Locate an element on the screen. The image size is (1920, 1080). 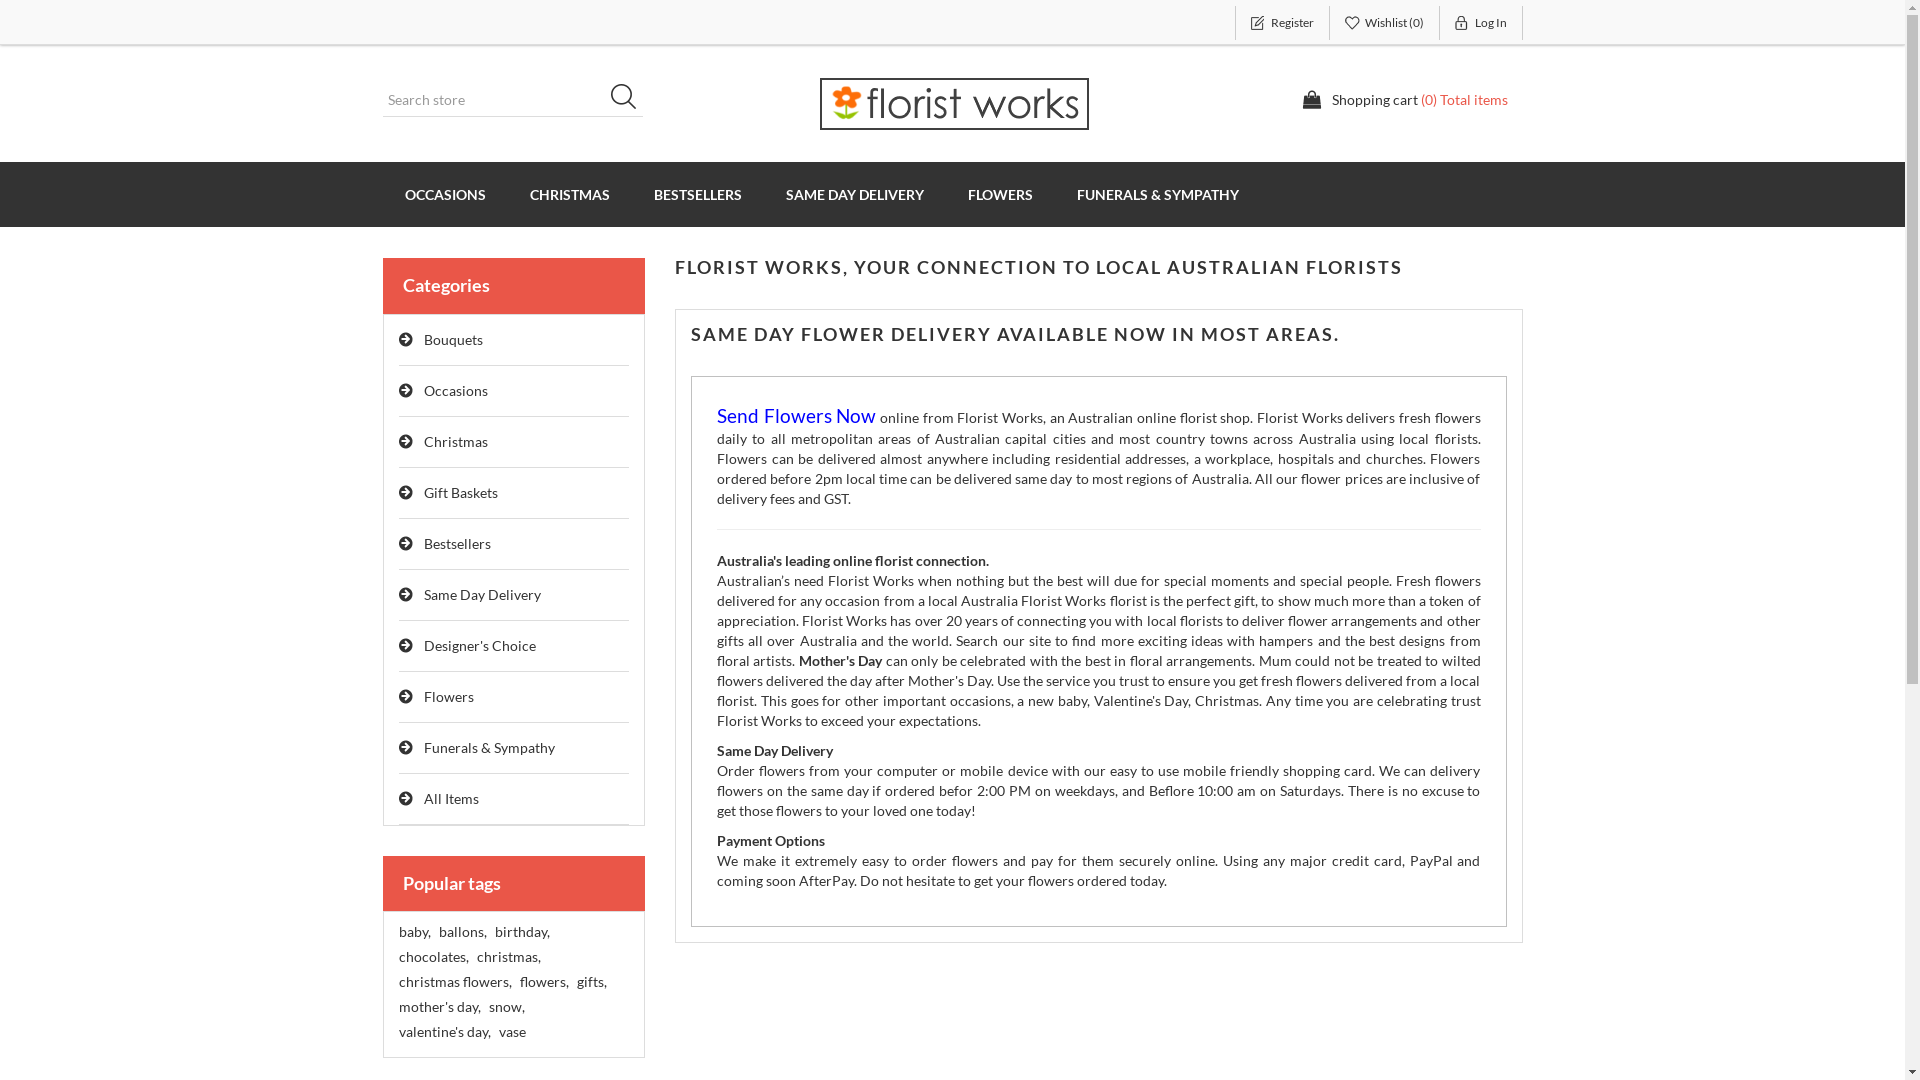
'Gift Baskets' is located at coordinates (513, 493).